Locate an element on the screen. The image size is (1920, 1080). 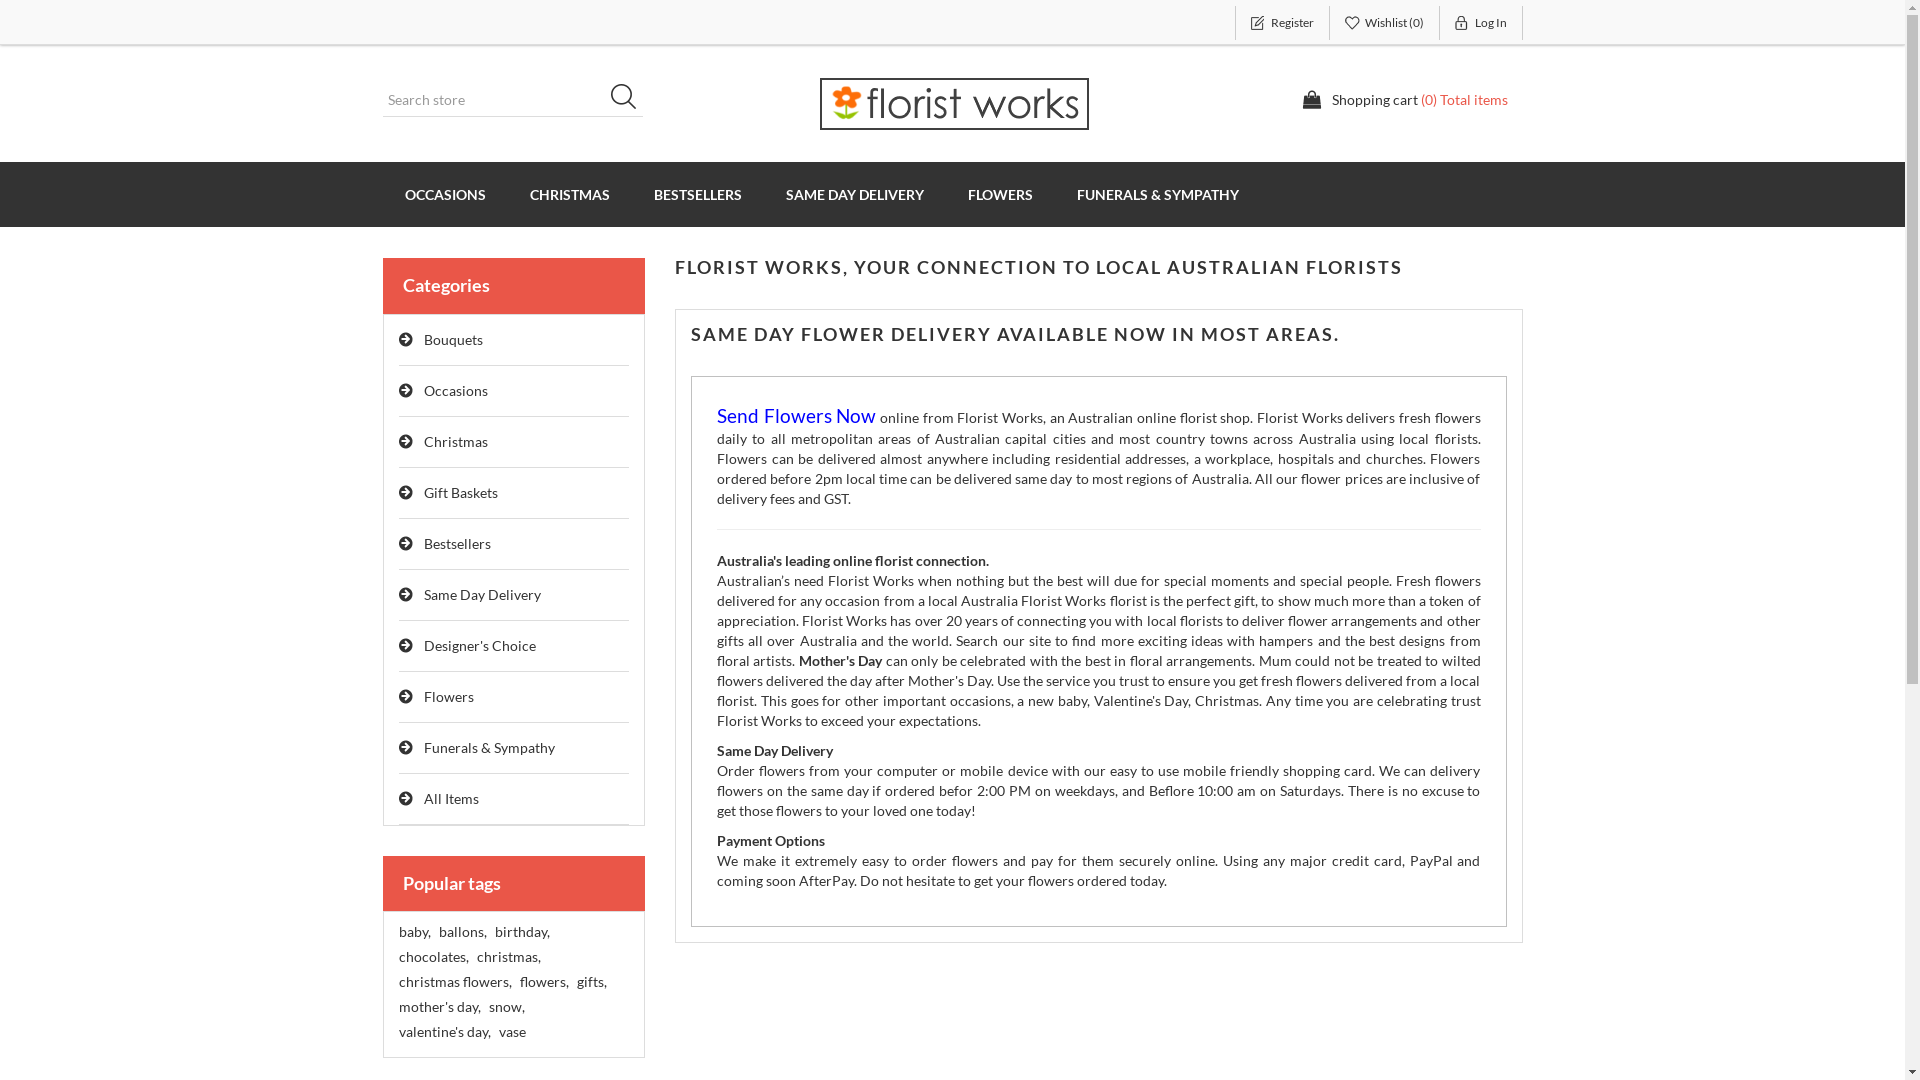
'Gift Baskets' is located at coordinates (513, 493).